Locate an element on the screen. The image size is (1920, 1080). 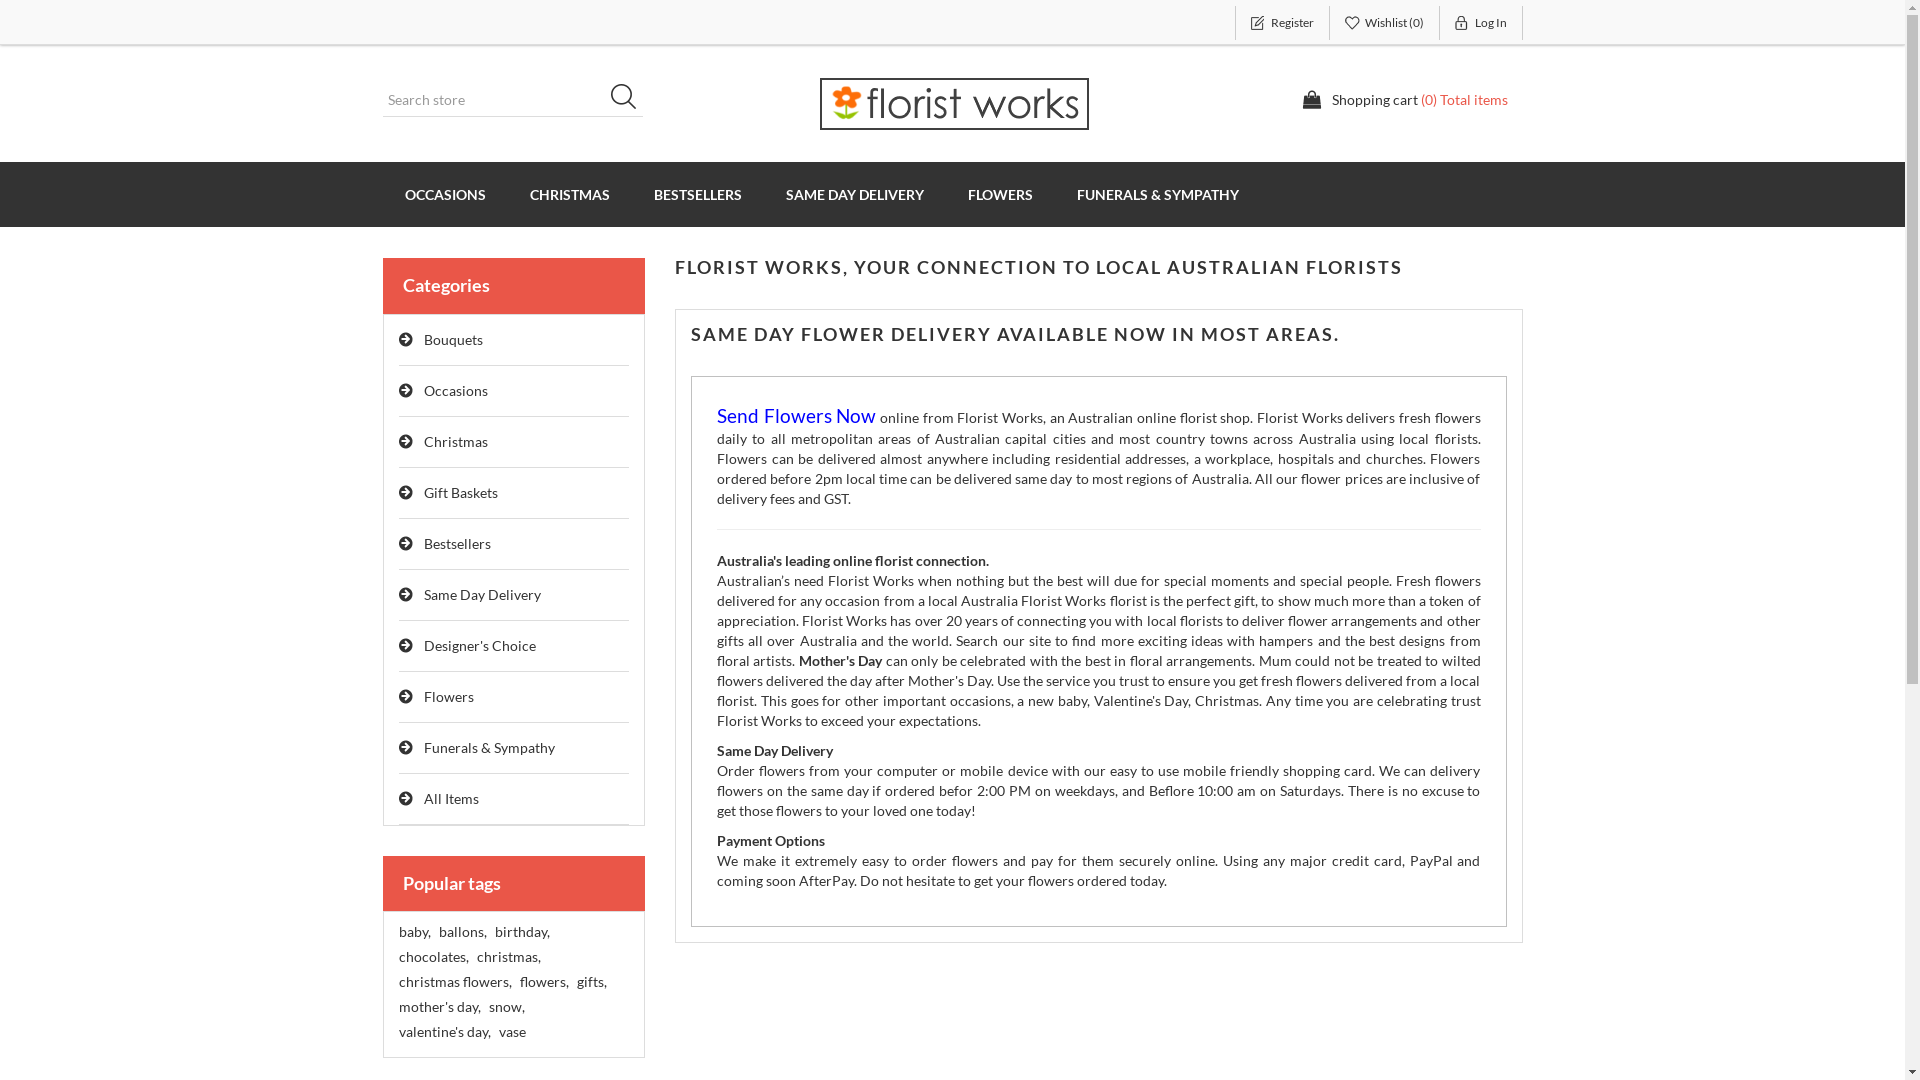
'Gift Baskets' is located at coordinates (513, 493).